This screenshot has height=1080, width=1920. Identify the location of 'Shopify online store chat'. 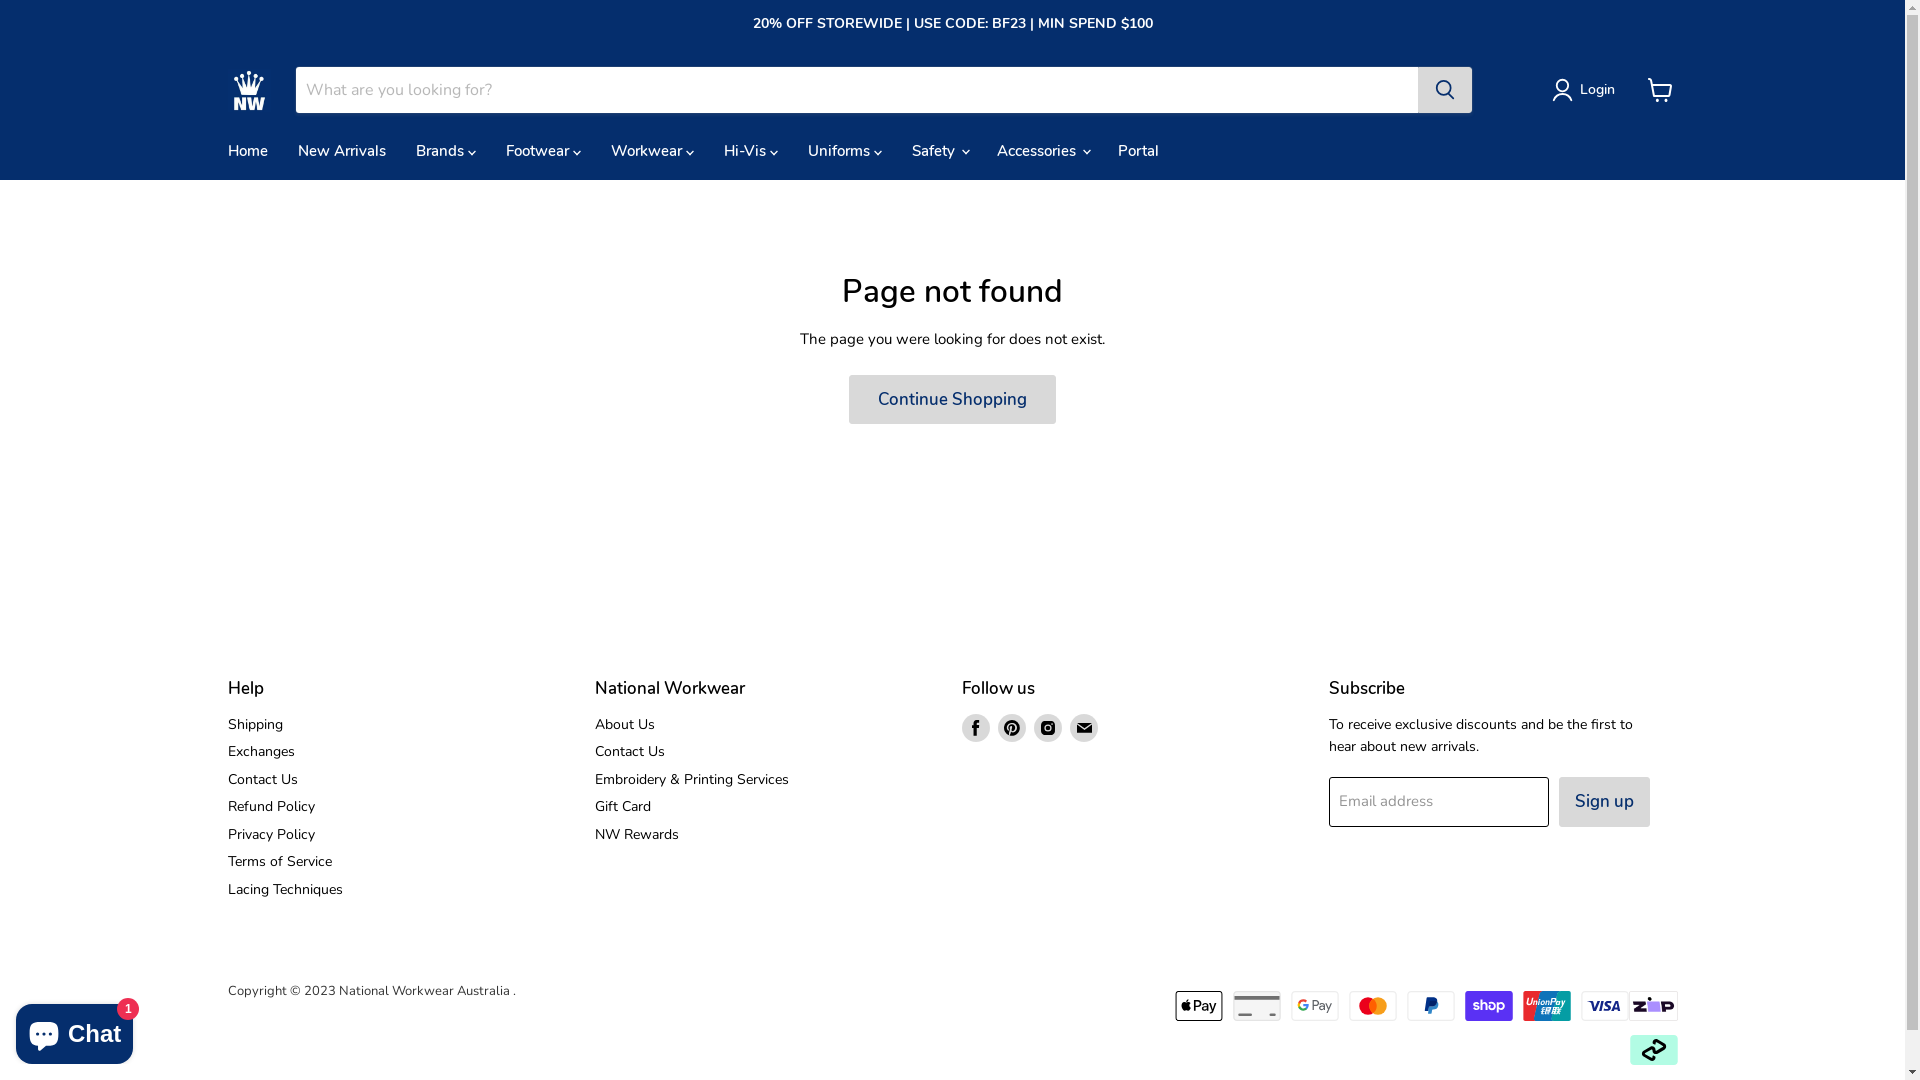
(74, 1029).